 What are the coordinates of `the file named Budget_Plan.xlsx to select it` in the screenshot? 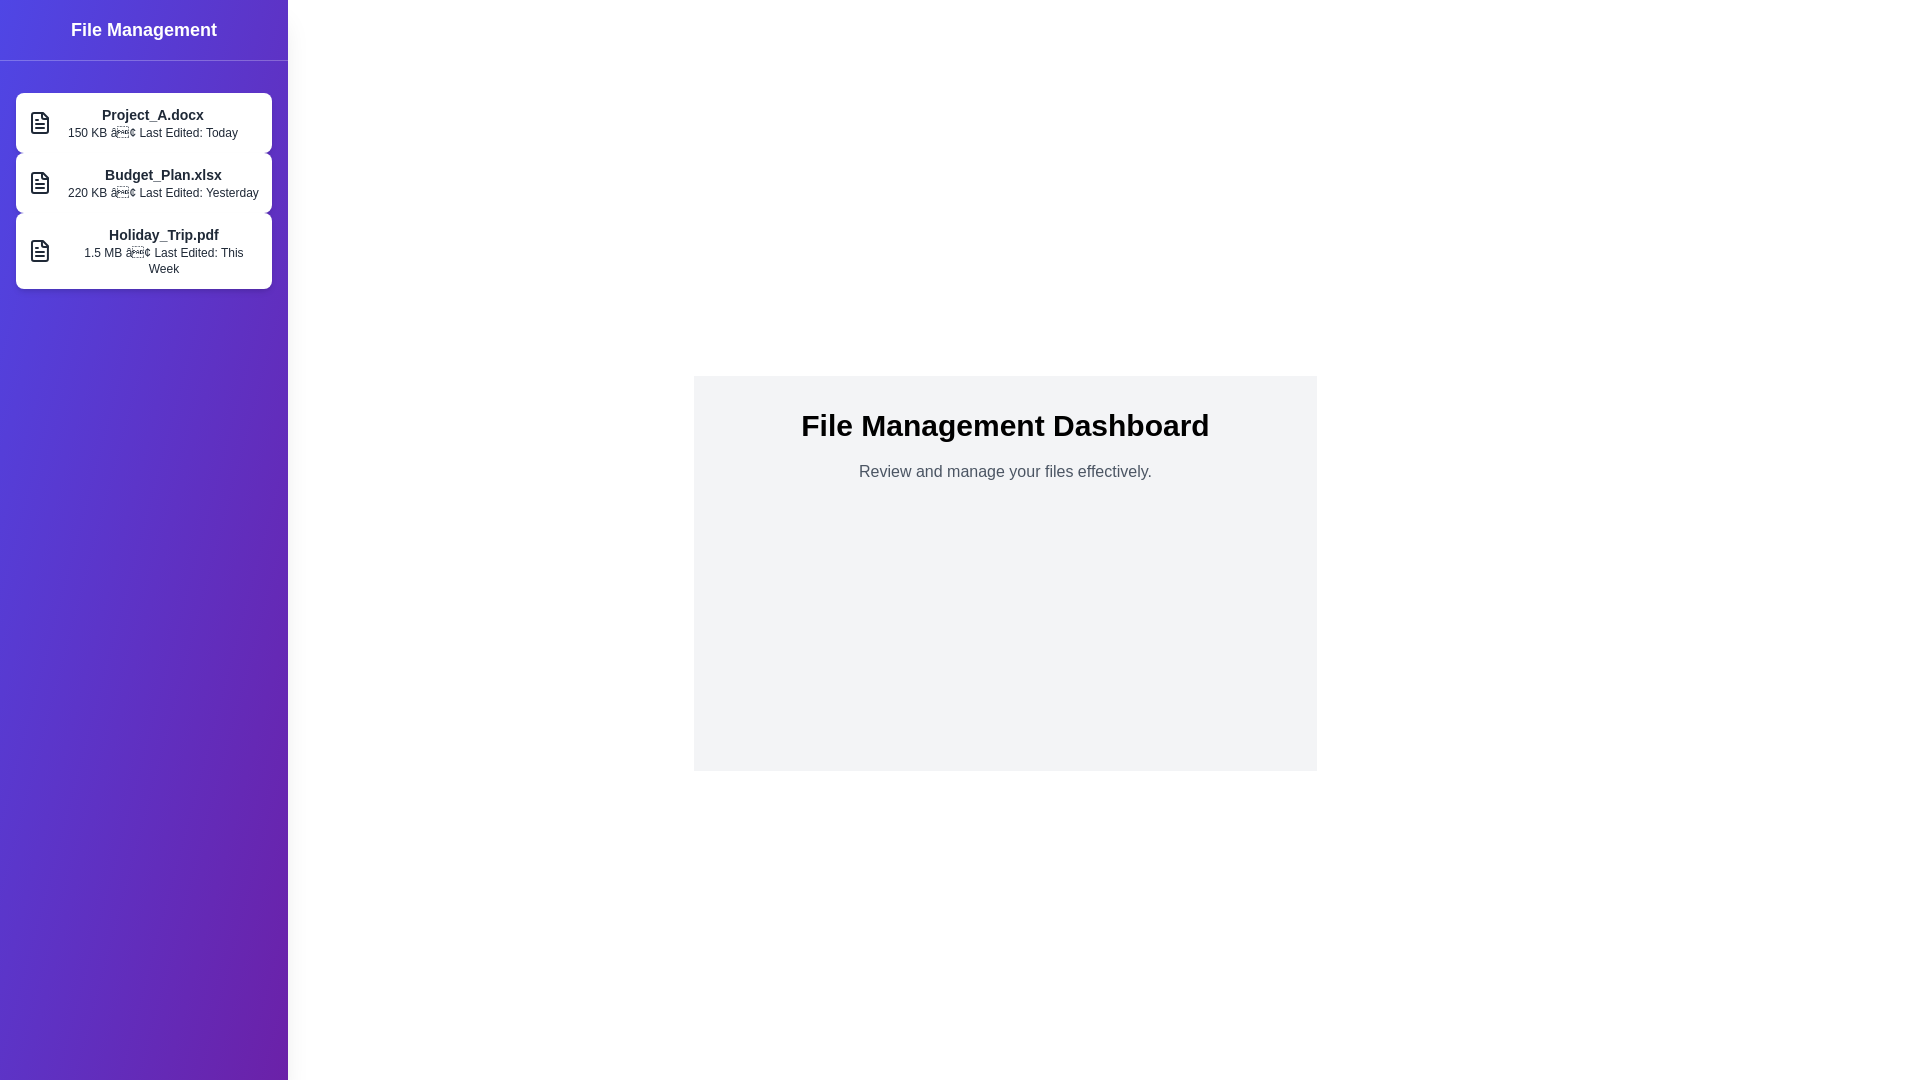 It's located at (143, 182).